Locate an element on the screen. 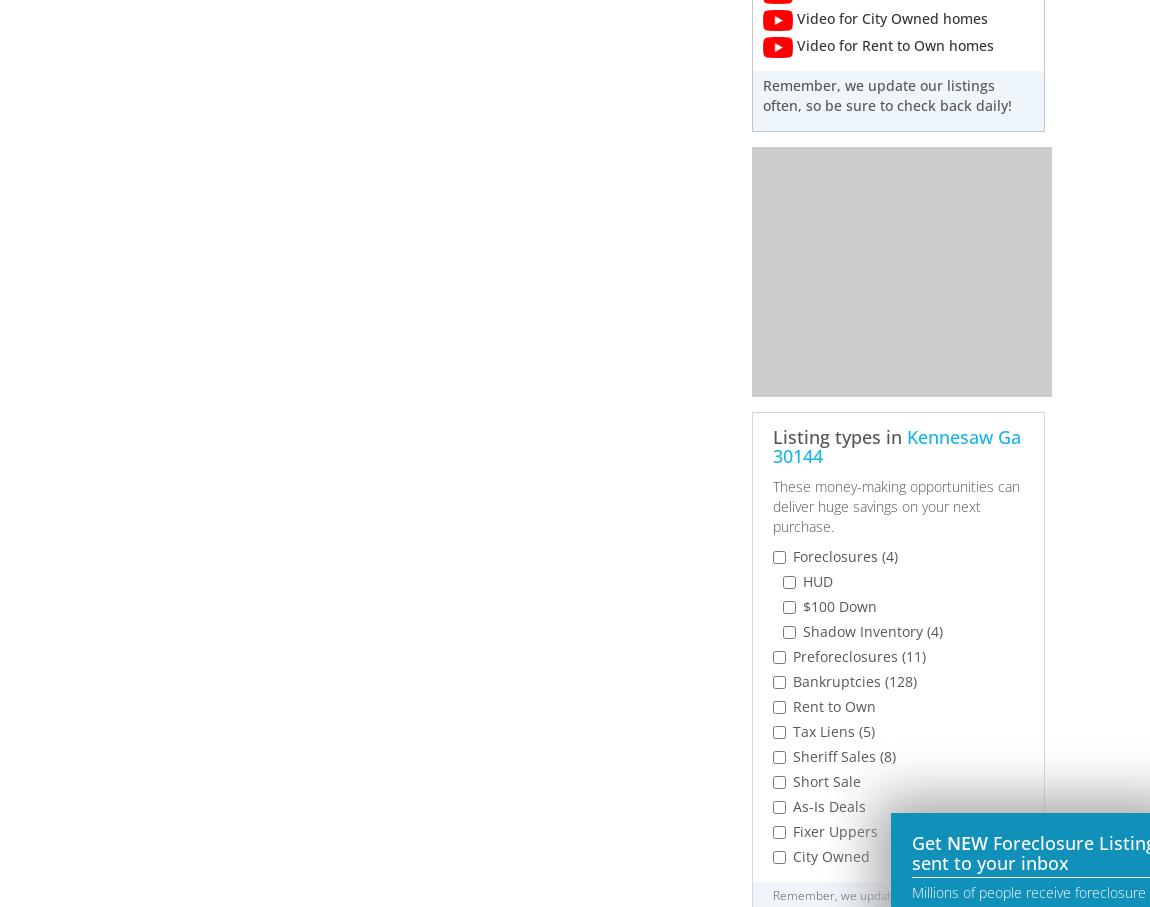 The image size is (1150, 907). 'Bankruptcies (128)' is located at coordinates (852, 680).